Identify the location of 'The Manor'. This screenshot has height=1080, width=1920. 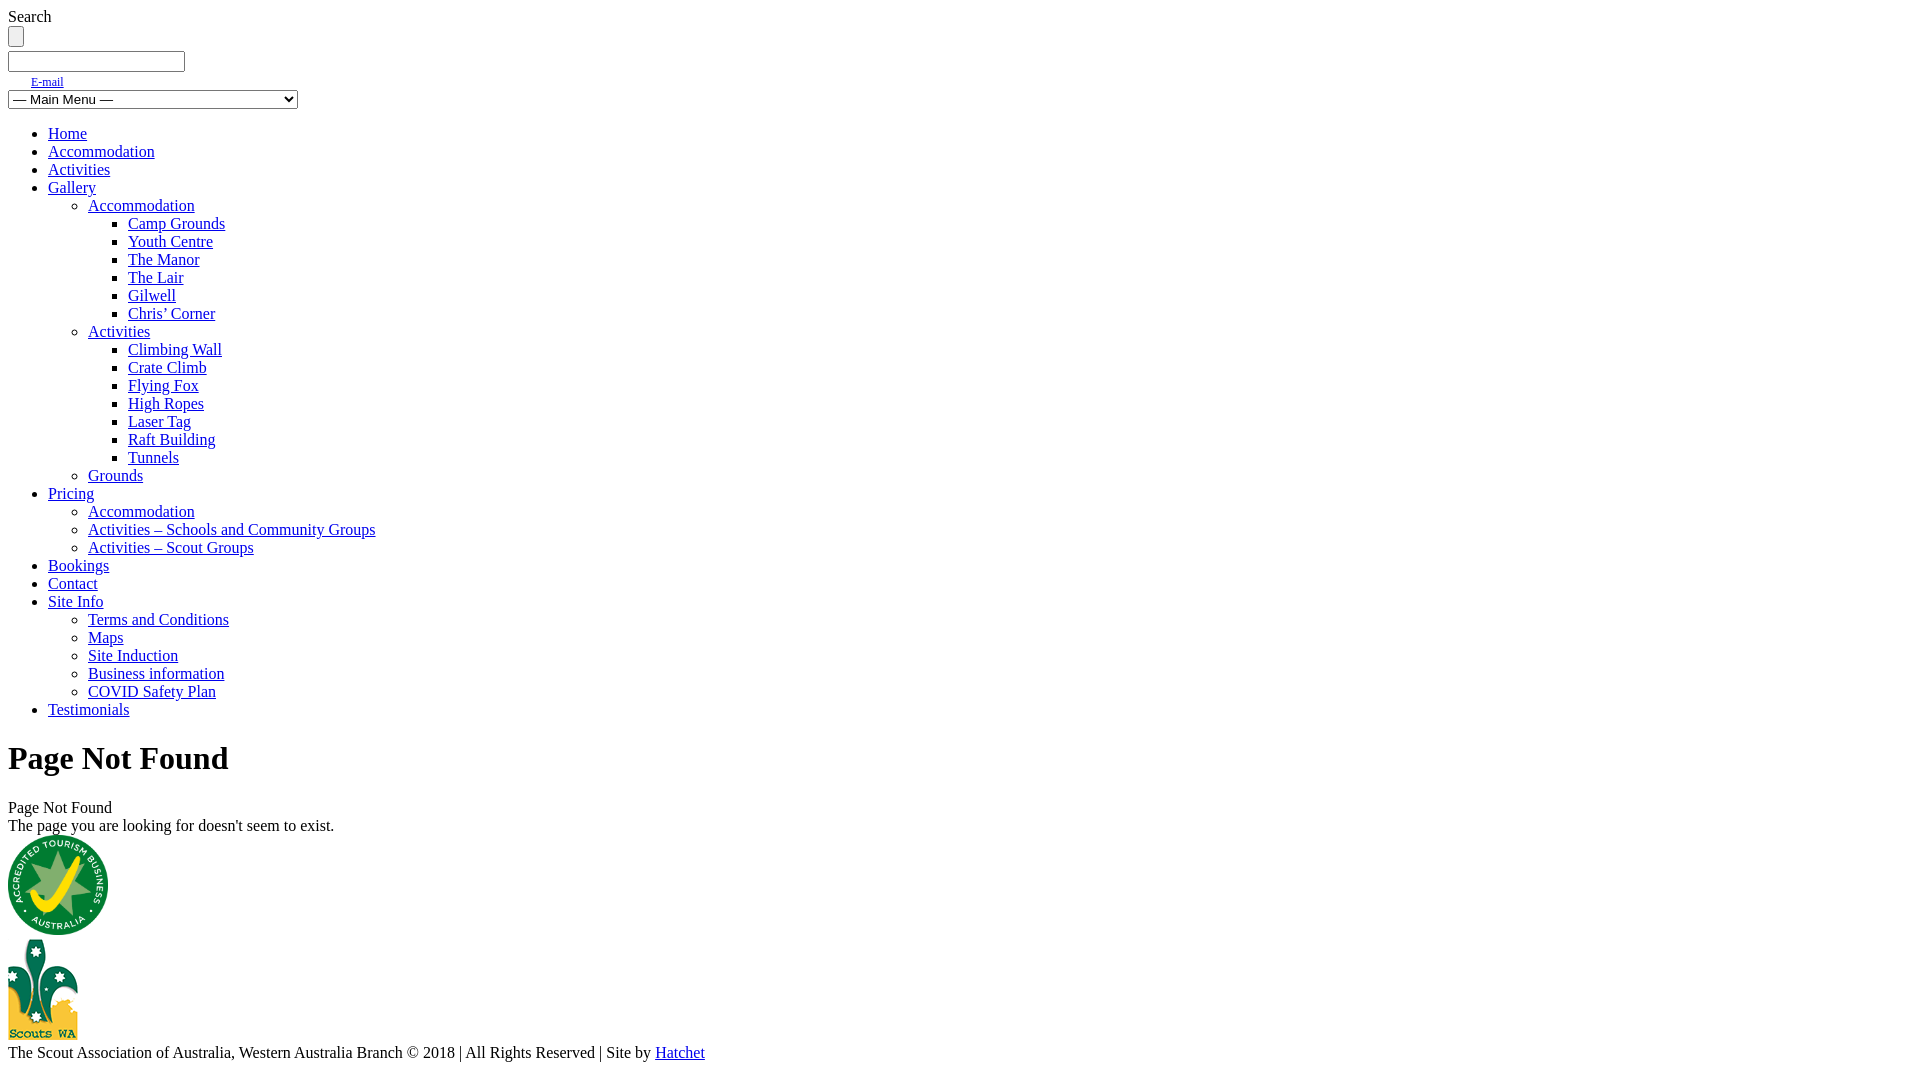
(163, 258).